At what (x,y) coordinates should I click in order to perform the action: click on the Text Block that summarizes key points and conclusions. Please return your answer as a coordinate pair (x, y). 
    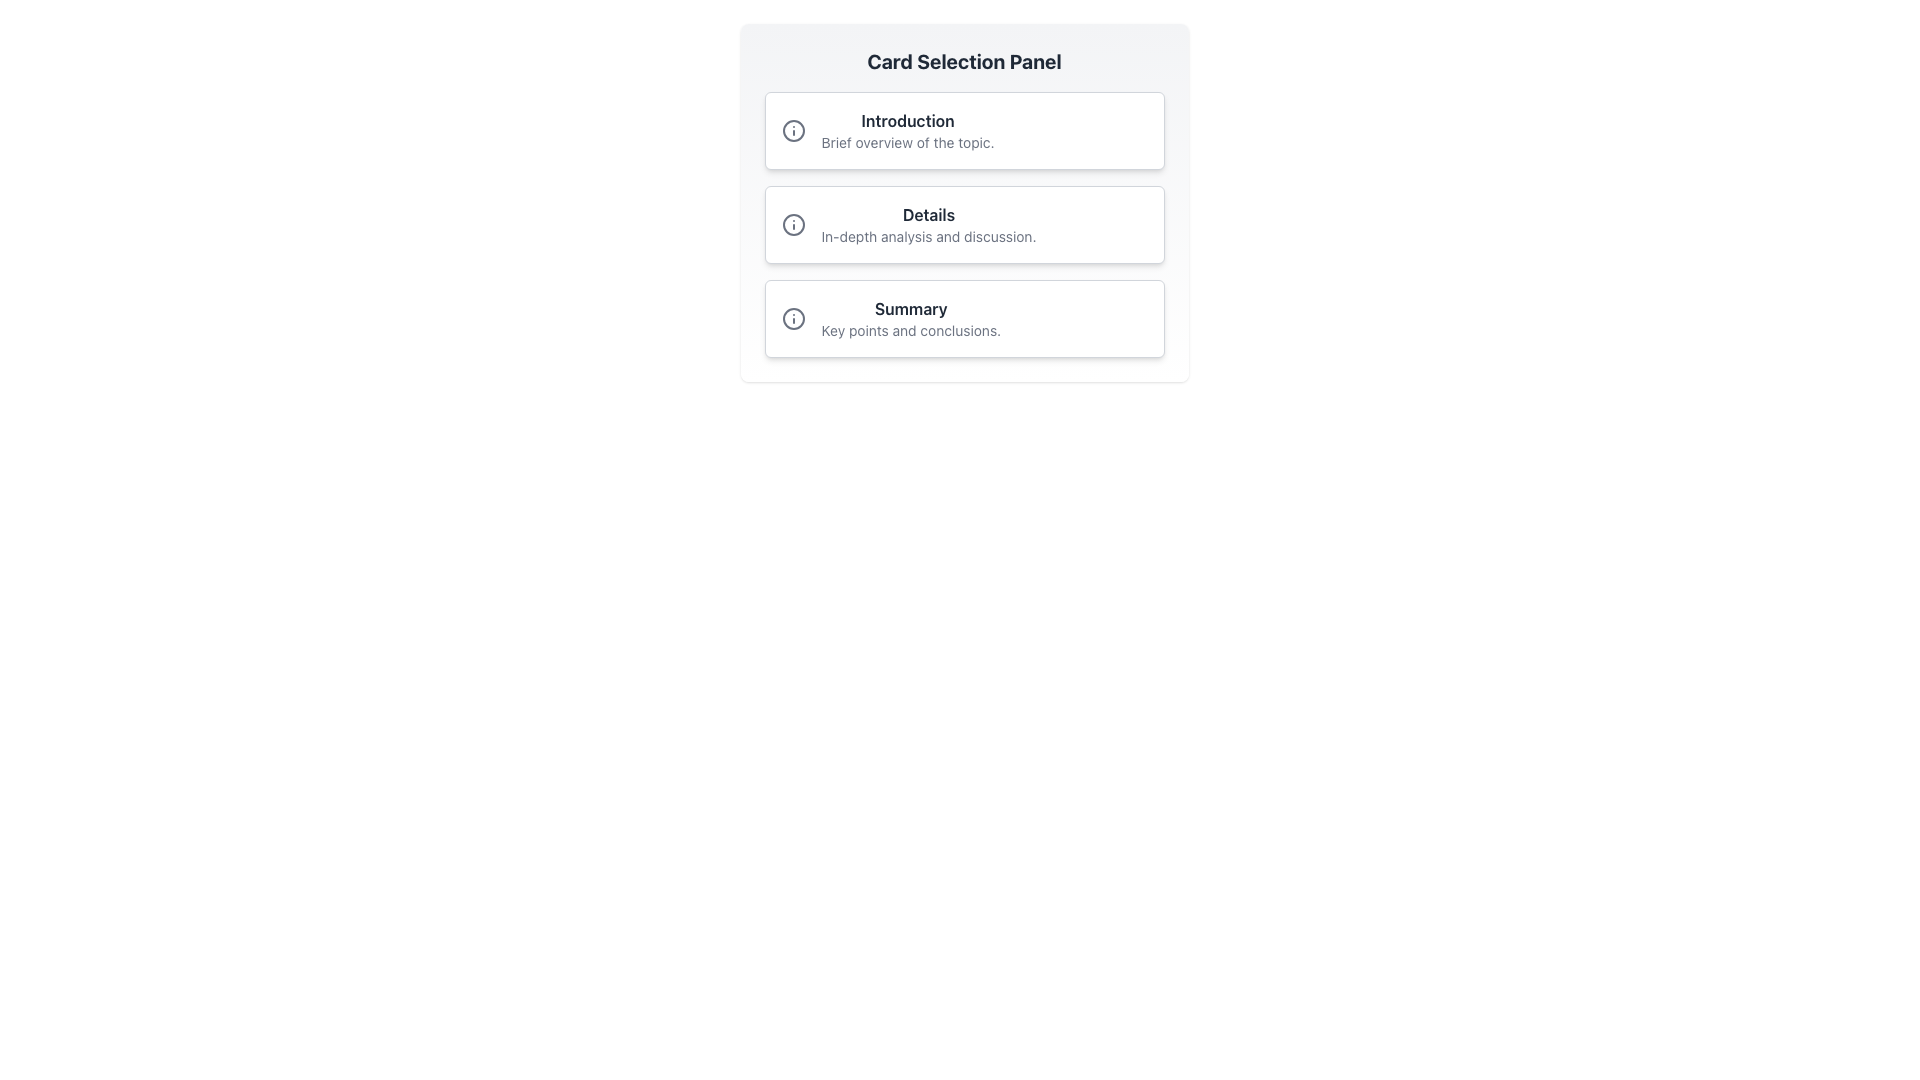
    Looking at the image, I should click on (910, 318).